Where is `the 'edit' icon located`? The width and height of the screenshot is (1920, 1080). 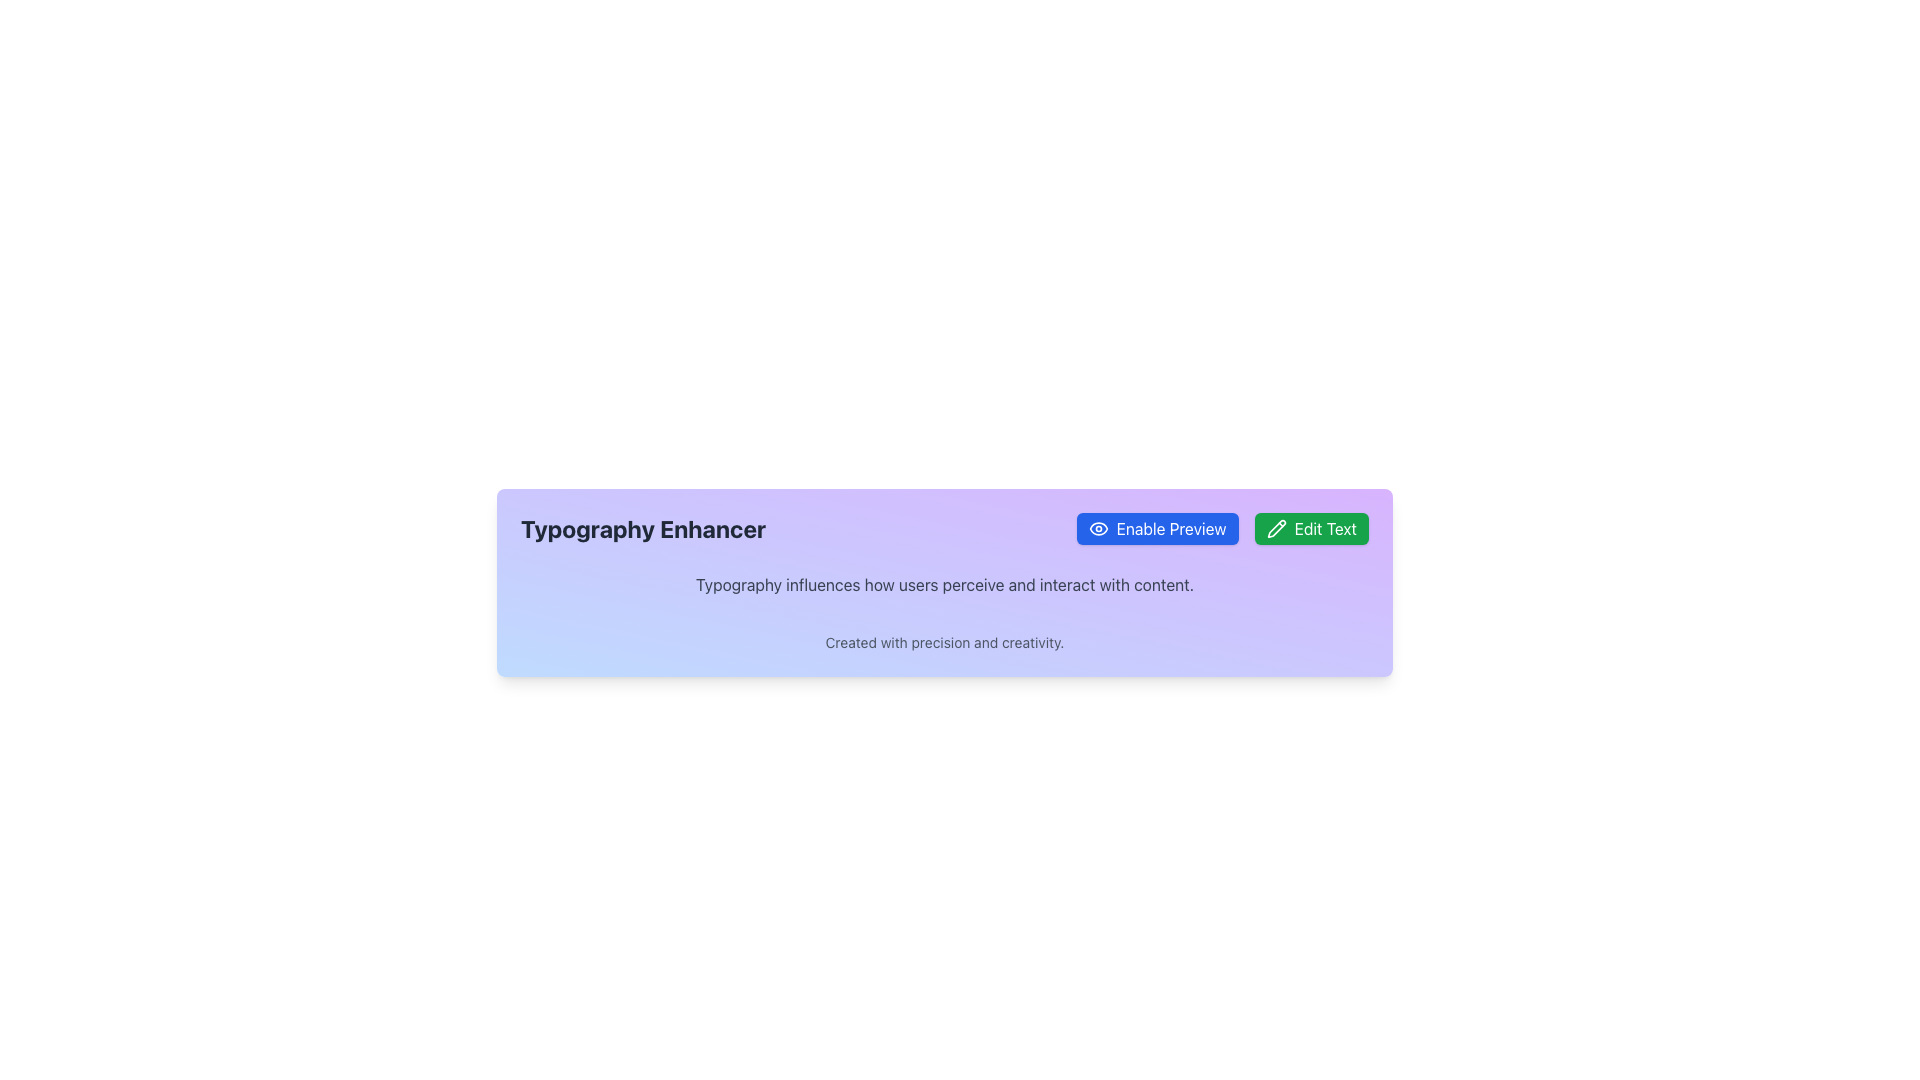
the 'edit' icon located is located at coordinates (1275, 527).